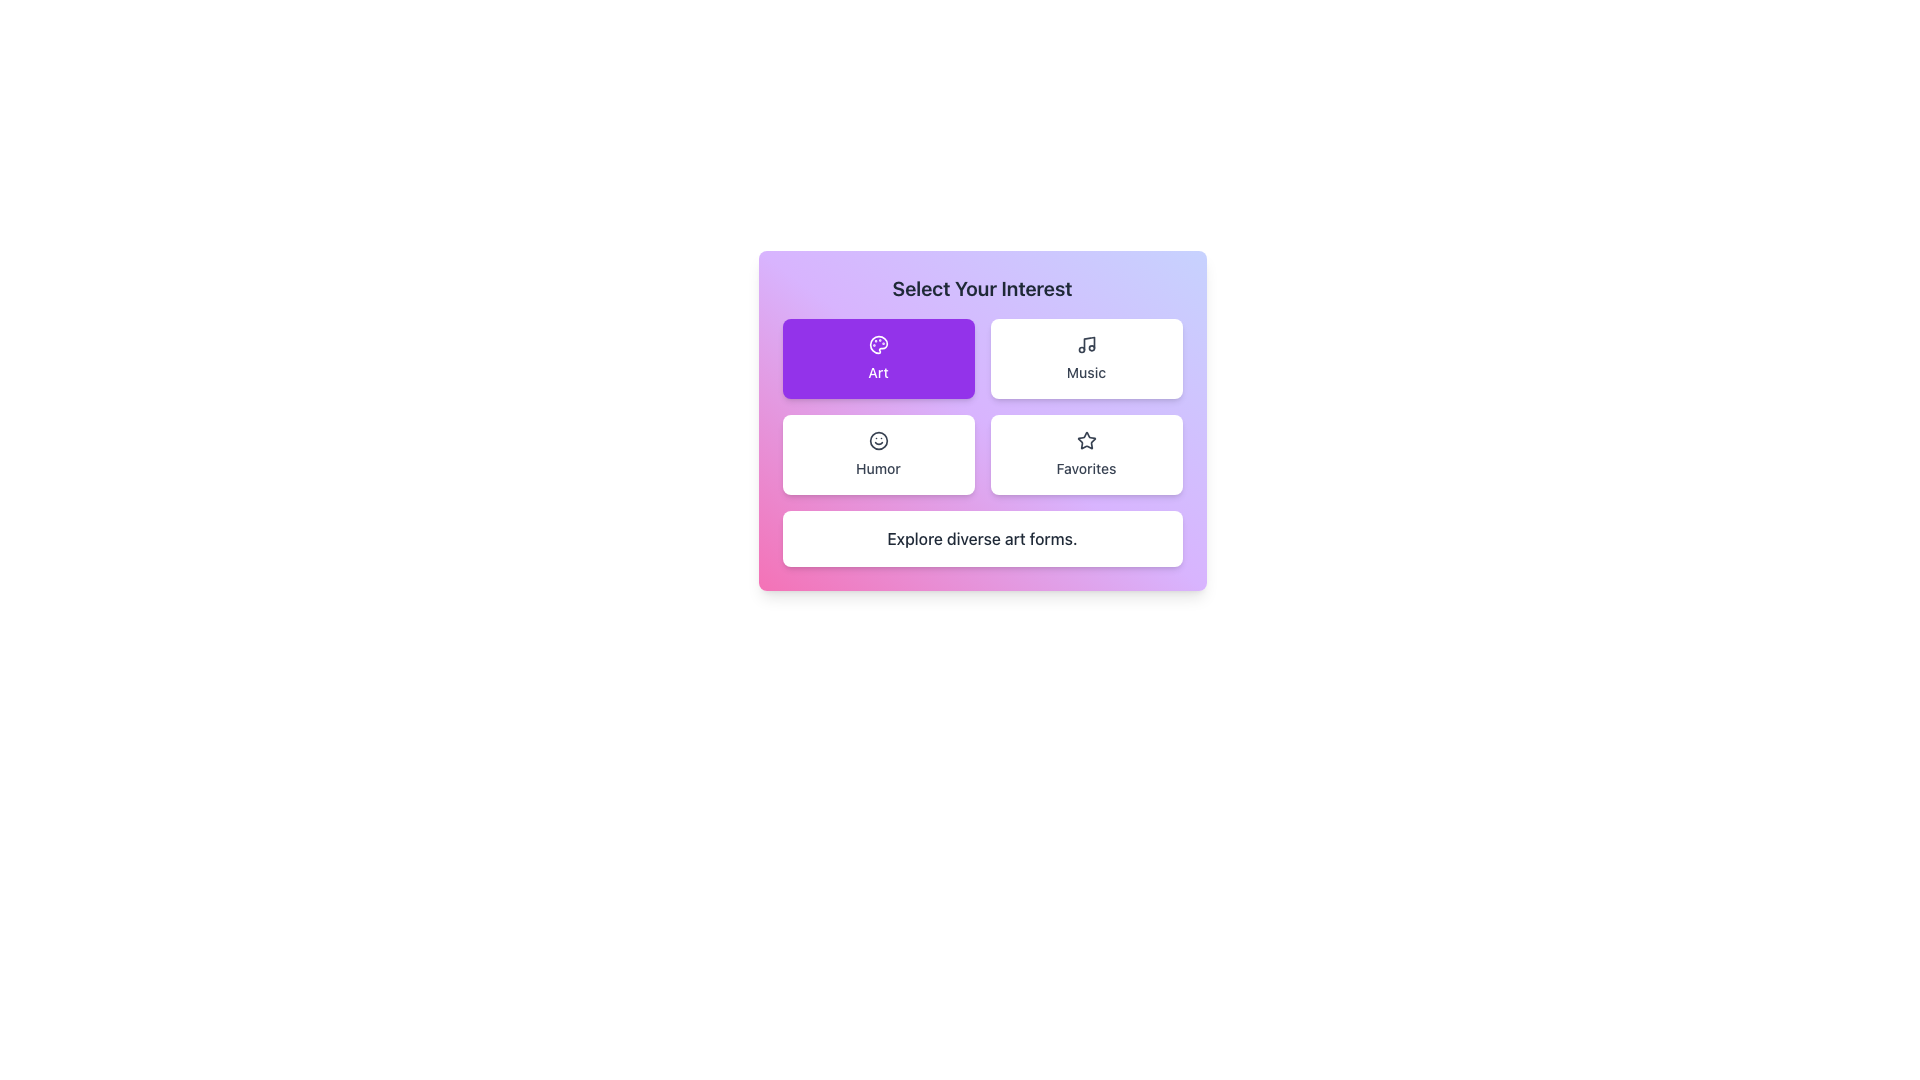 This screenshot has height=1080, width=1920. Describe the element at coordinates (1085, 455) in the screenshot. I see `the 'Favorites' button located at the bottom-right corner of the grid beneath the heading 'Select Your Interest' to trigger hover effects like scaling or shadows` at that location.